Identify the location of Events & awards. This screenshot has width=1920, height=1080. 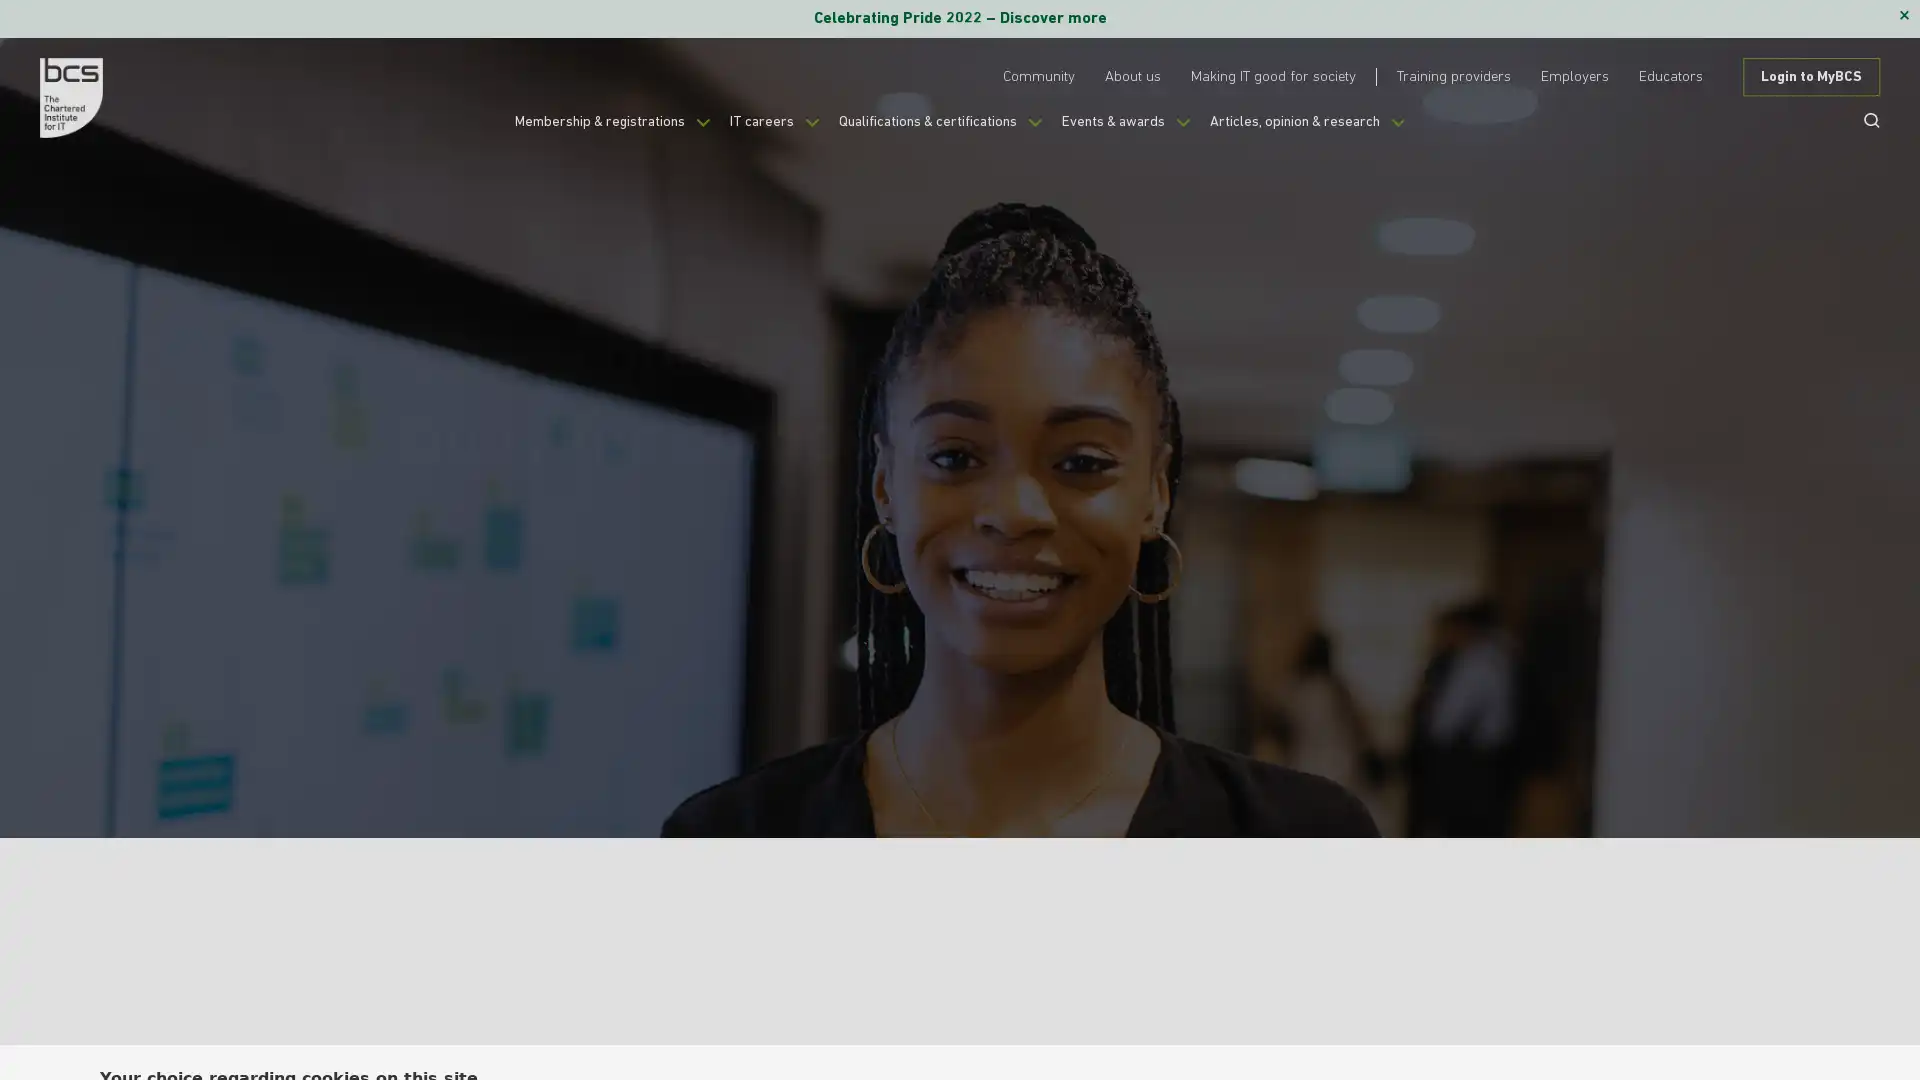
(1143, 132).